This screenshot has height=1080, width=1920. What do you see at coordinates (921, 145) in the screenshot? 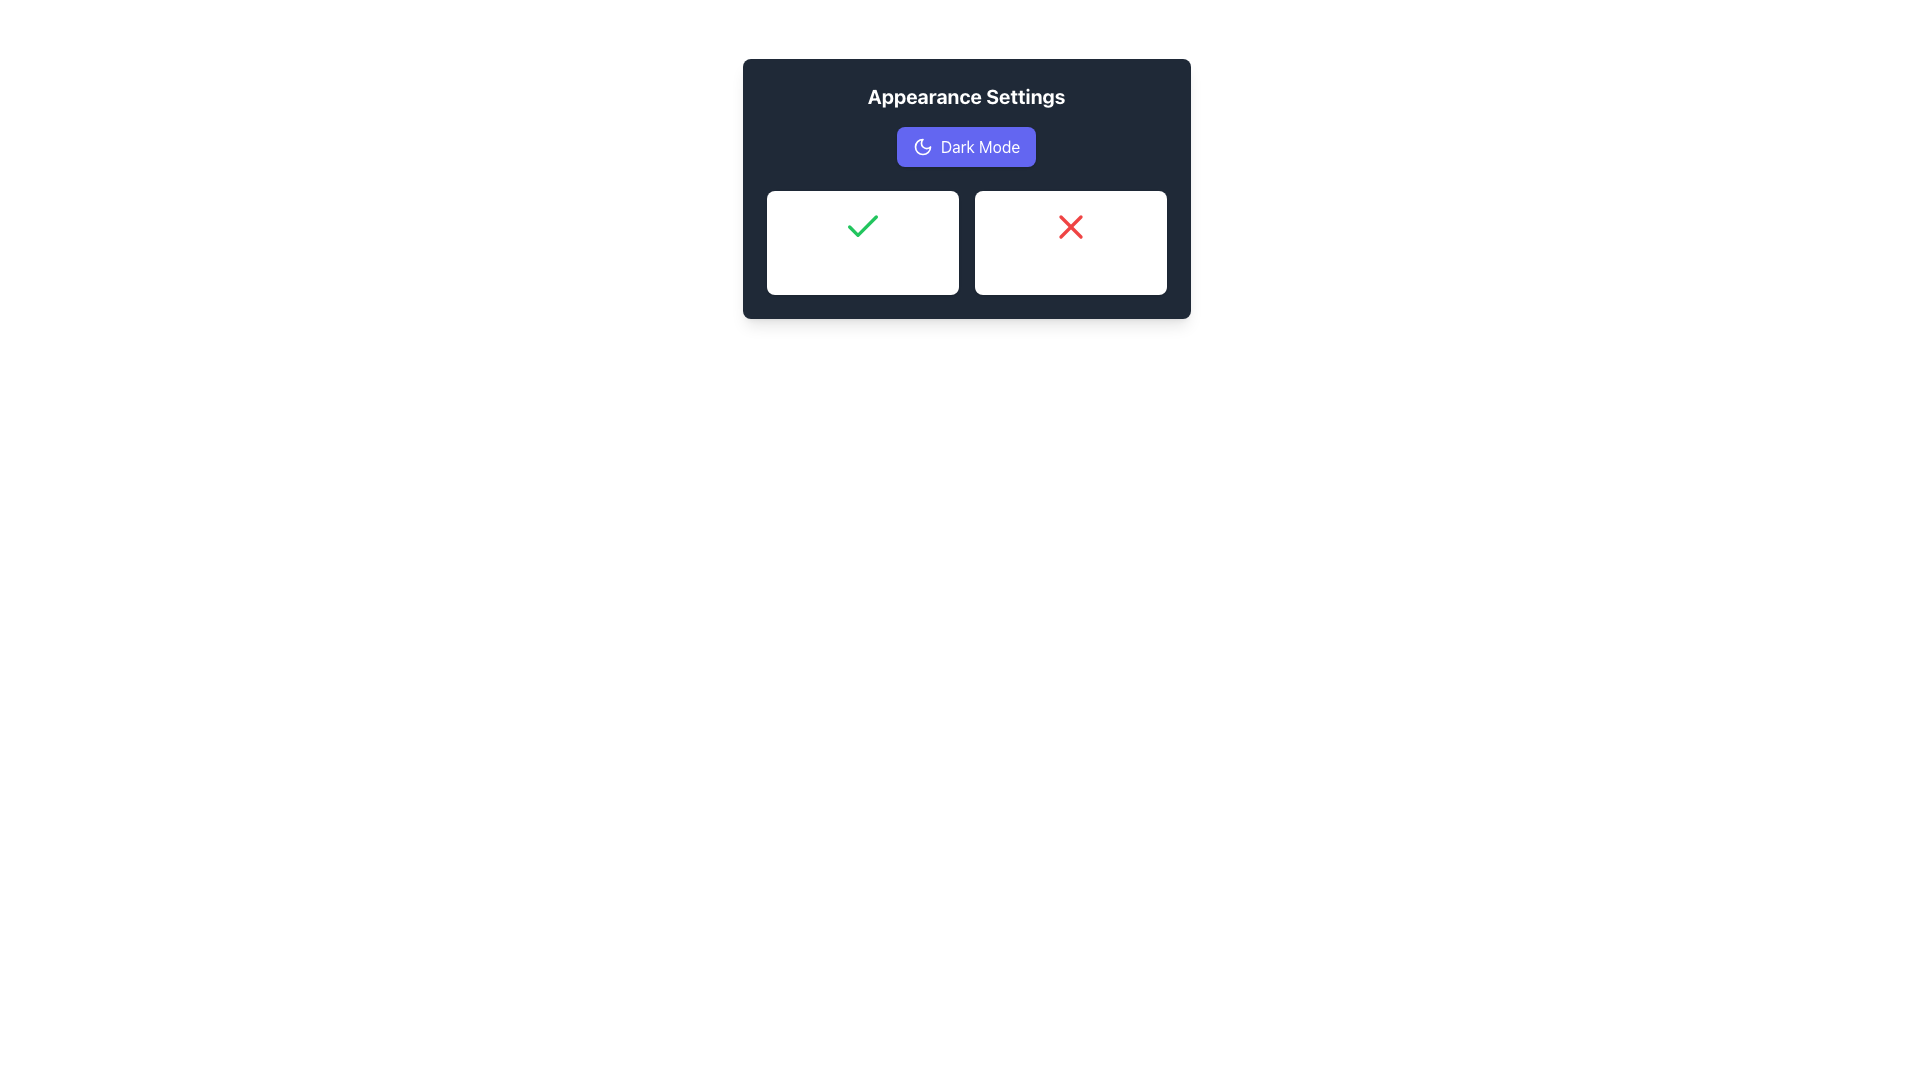
I see `the crescent moon icon within the 'Appearance Settings' section` at bounding box center [921, 145].